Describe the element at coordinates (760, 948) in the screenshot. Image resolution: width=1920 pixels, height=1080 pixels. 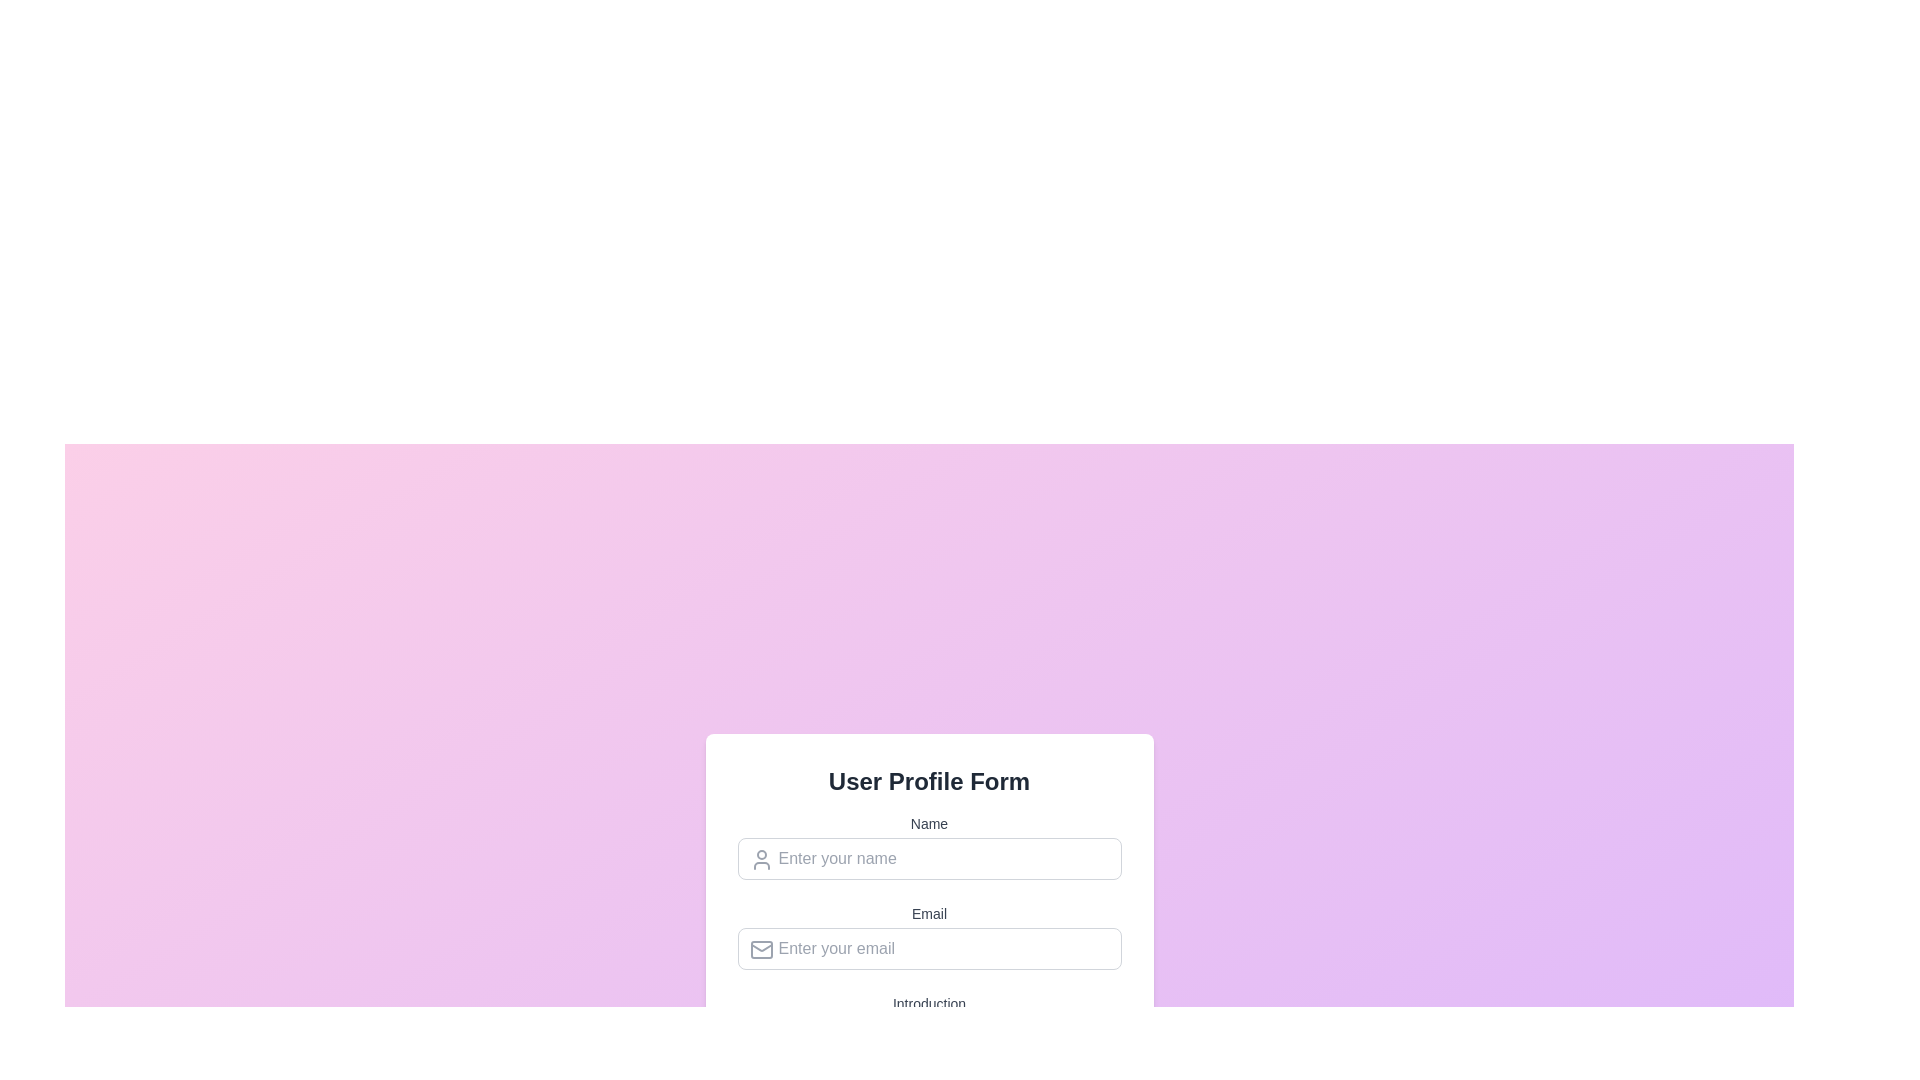
I see `email envelope icon located near the top-left corner of the email input field in the user profile form` at that location.